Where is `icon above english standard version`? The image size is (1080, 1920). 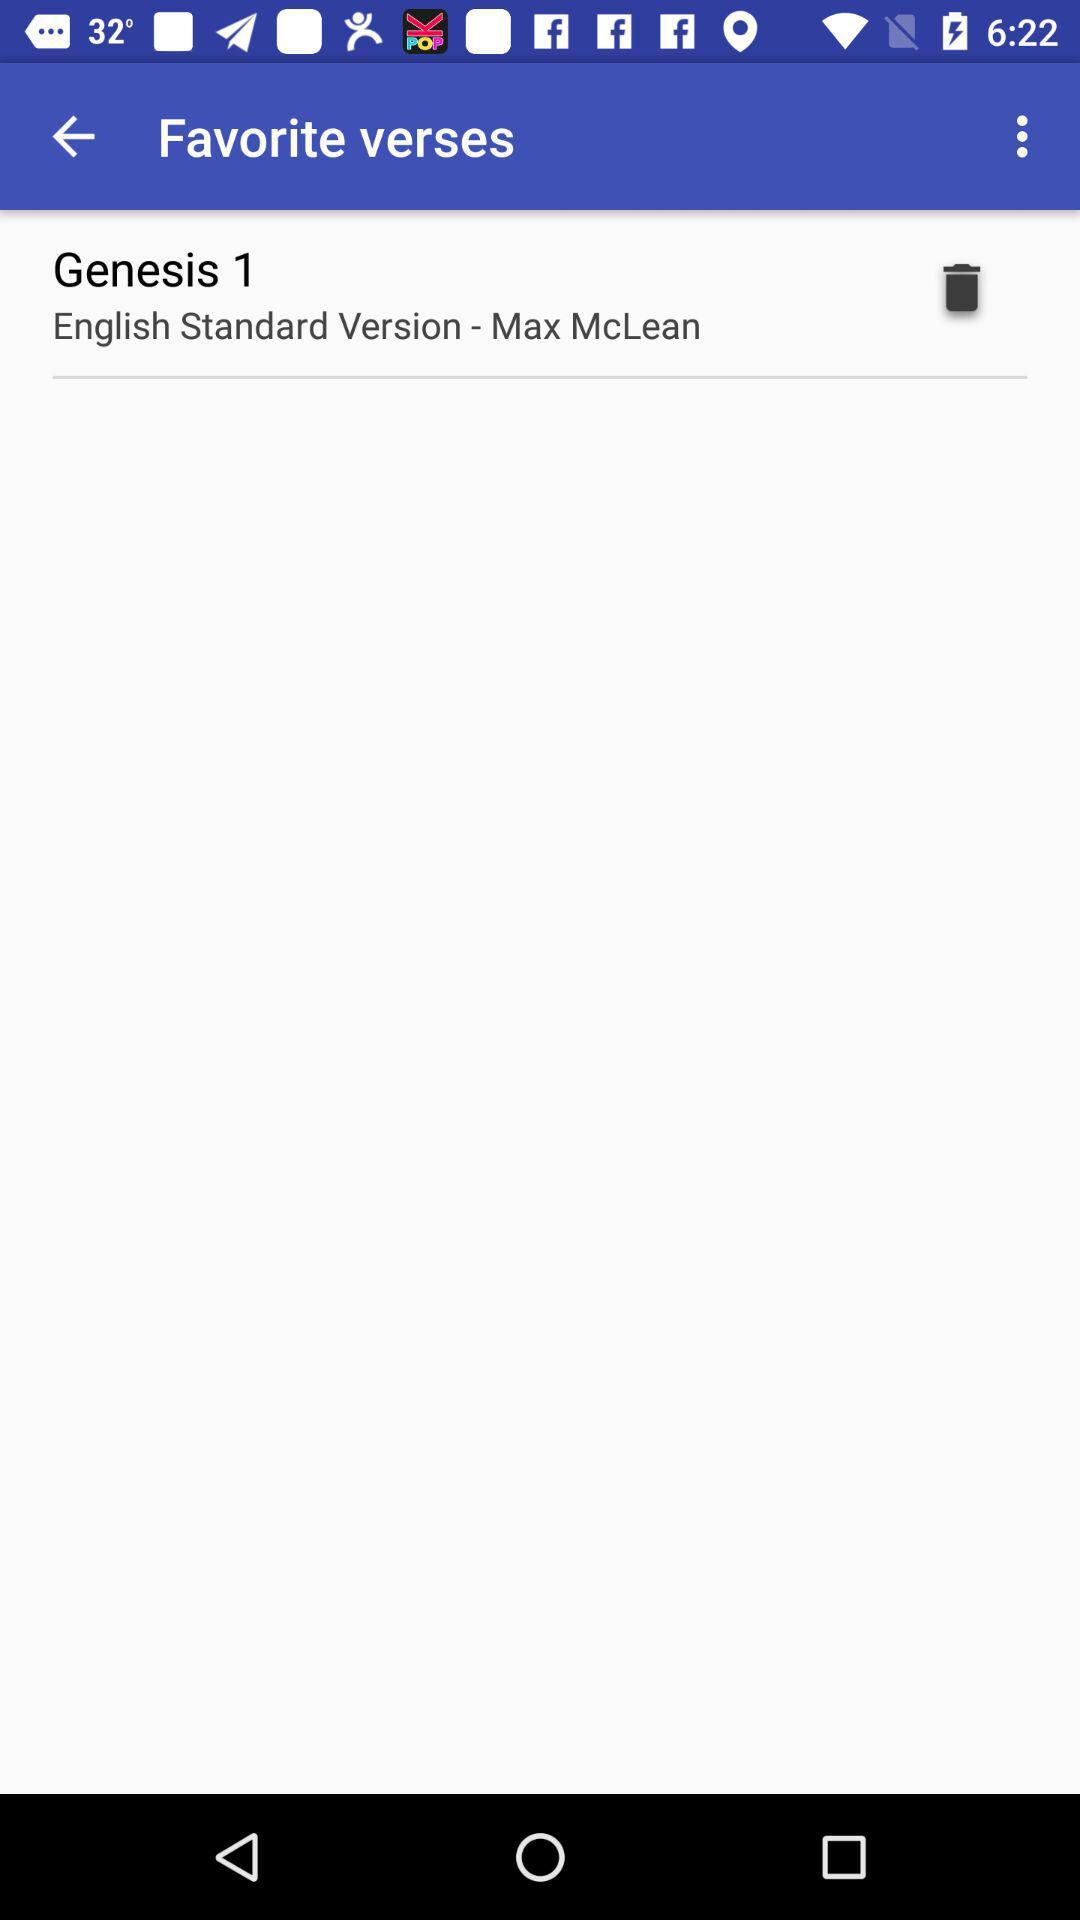 icon above english standard version is located at coordinates (154, 267).